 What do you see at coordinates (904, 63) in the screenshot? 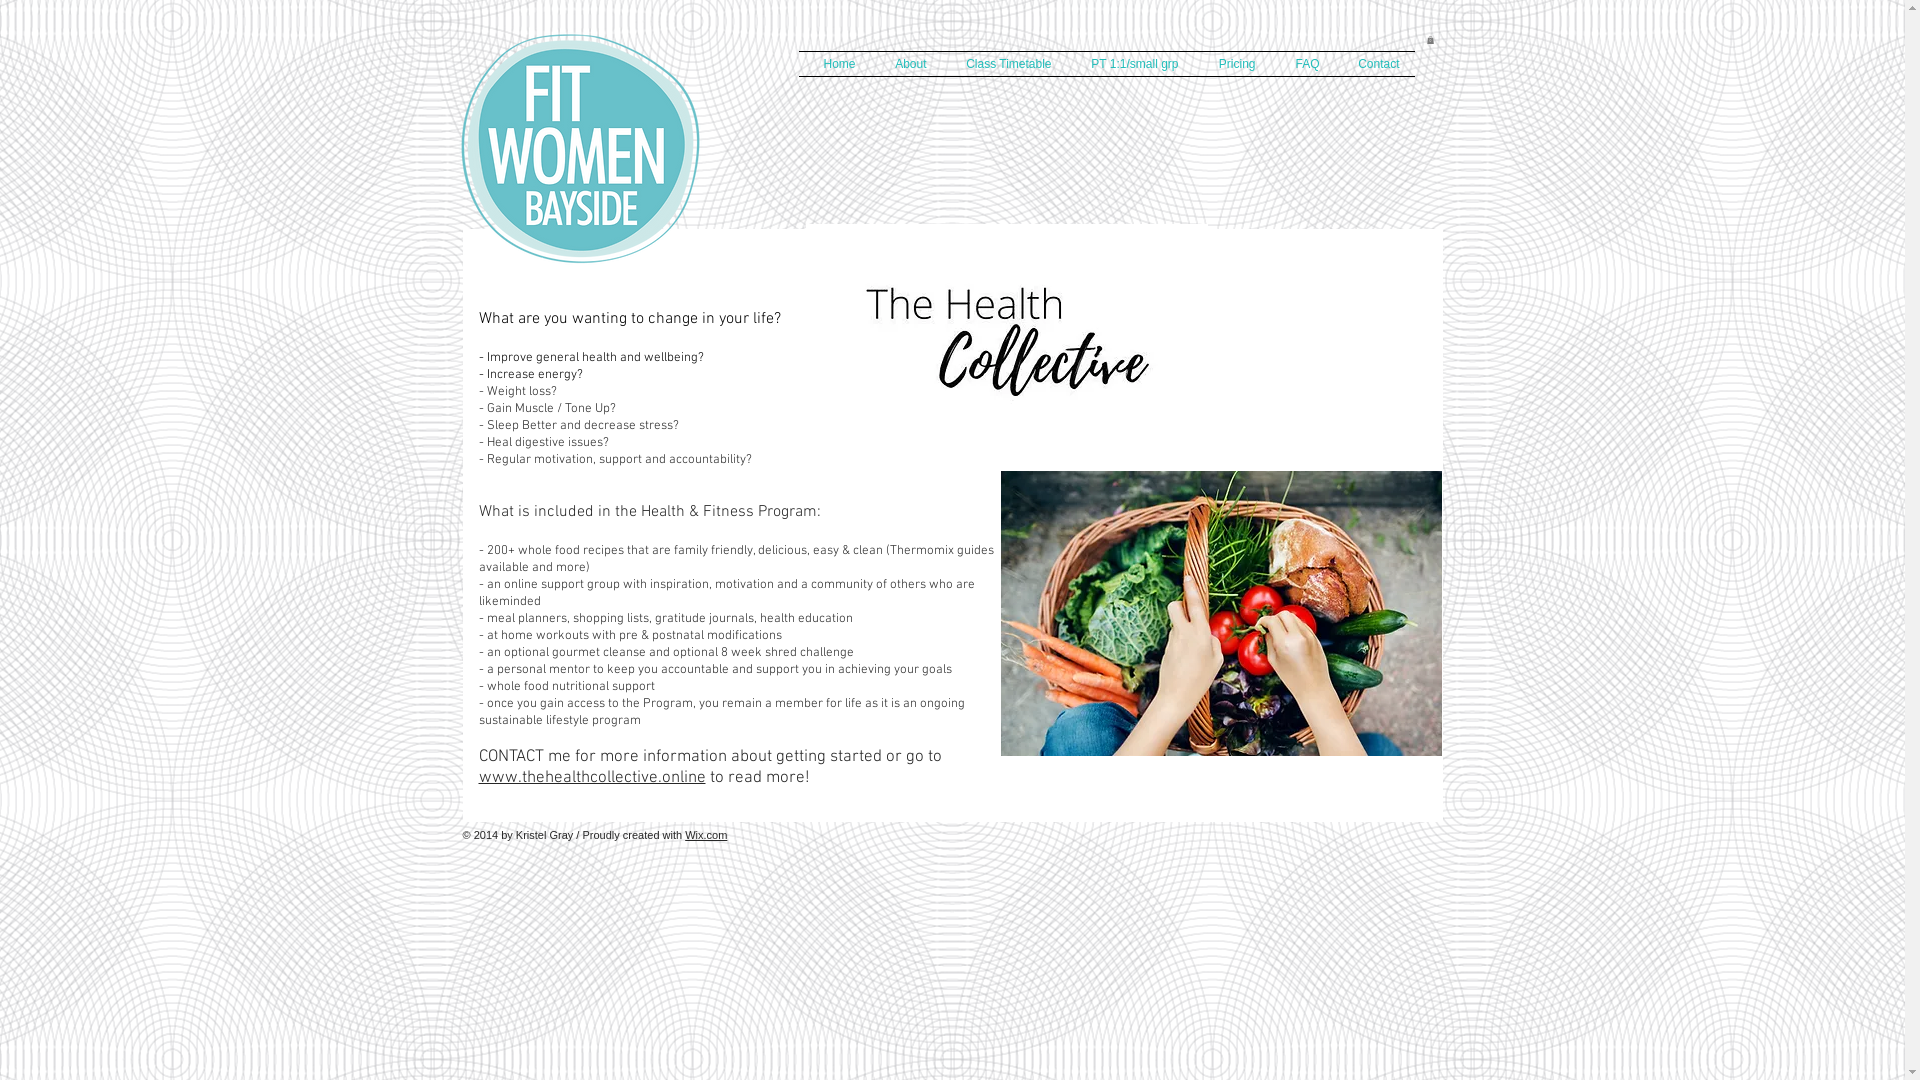
I see `'About'` at bounding box center [904, 63].